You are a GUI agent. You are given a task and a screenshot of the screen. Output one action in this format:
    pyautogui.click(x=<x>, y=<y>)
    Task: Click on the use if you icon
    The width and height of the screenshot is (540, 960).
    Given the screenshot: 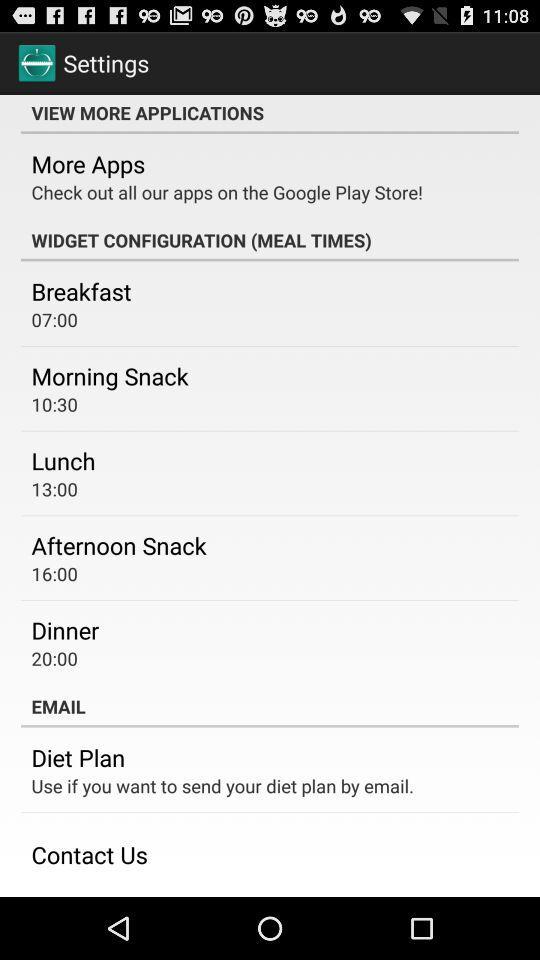 What is the action you would take?
    pyautogui.click(x=221, y=785)
    